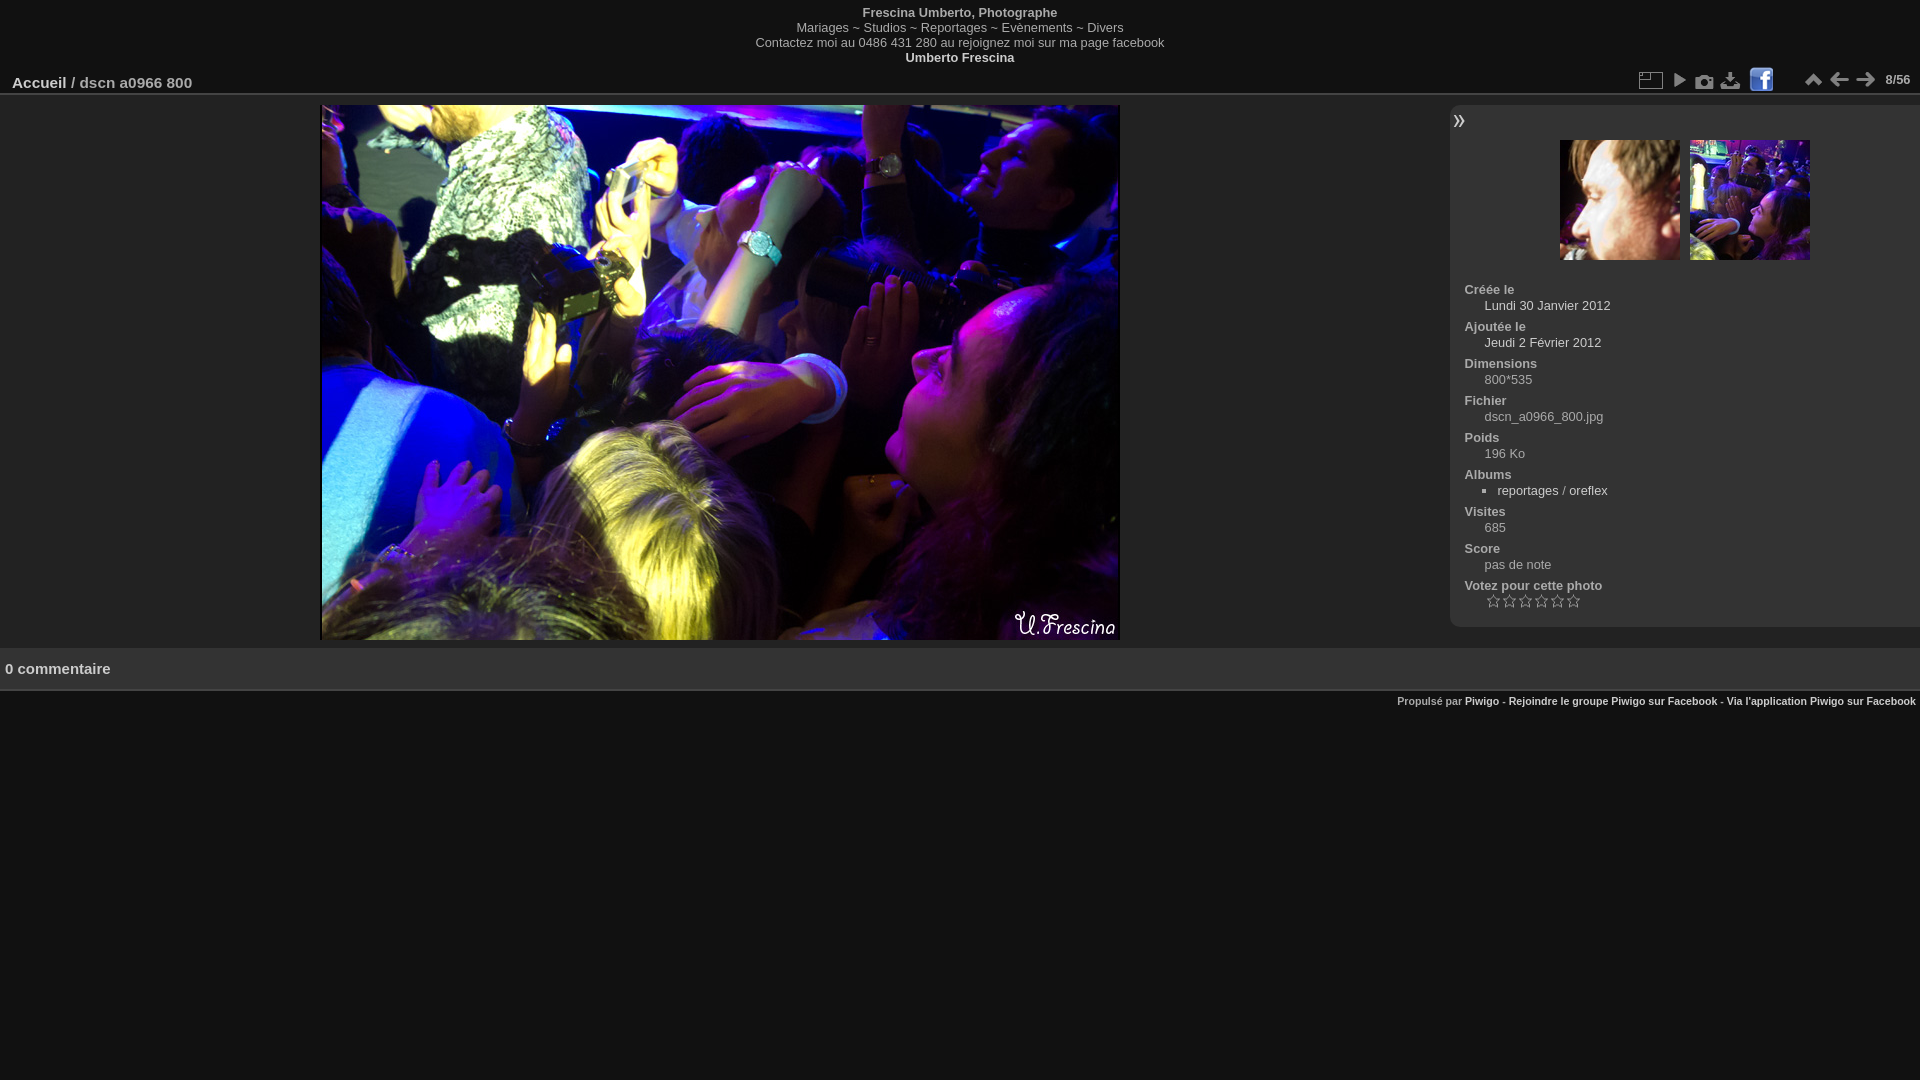 The image size is (1920, 1080). What do you see at coordinates (1482, 700) in the screenshot?
I see `'Piwigo'` at bounding box center [1482, 700].